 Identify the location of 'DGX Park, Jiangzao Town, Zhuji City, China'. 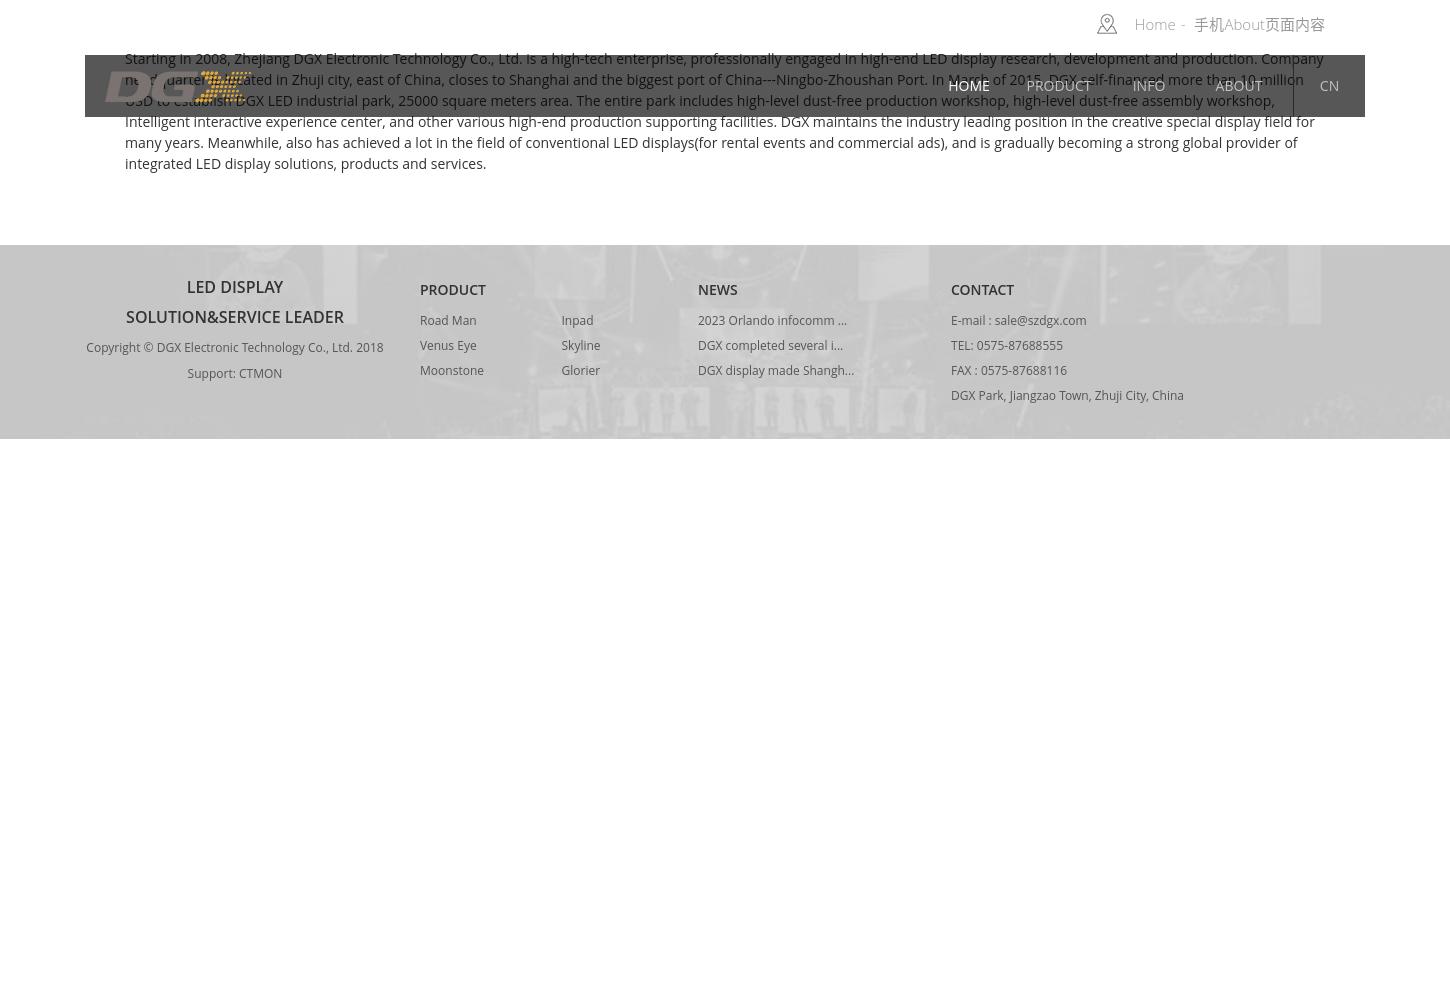
(950, 395).